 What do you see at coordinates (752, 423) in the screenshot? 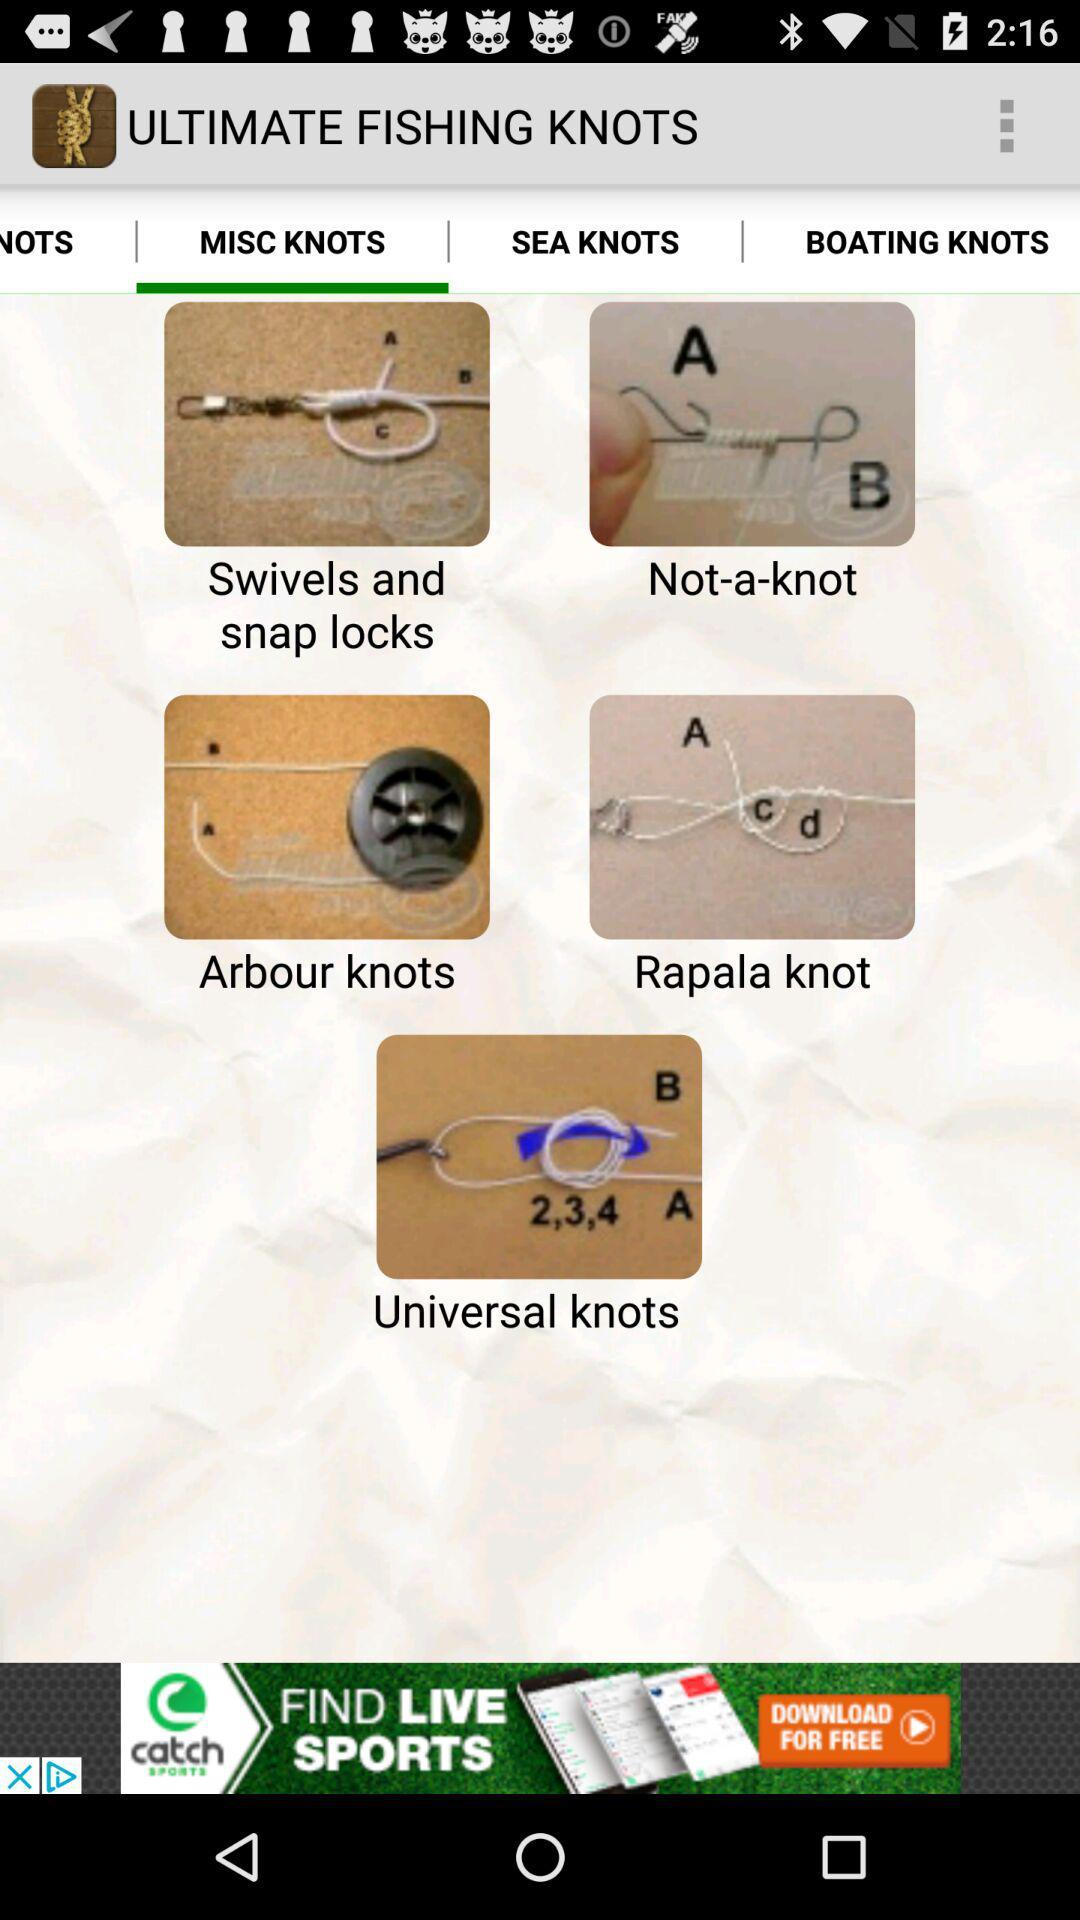
I see `click not-a-knot option` at bounding box center [752, 423].